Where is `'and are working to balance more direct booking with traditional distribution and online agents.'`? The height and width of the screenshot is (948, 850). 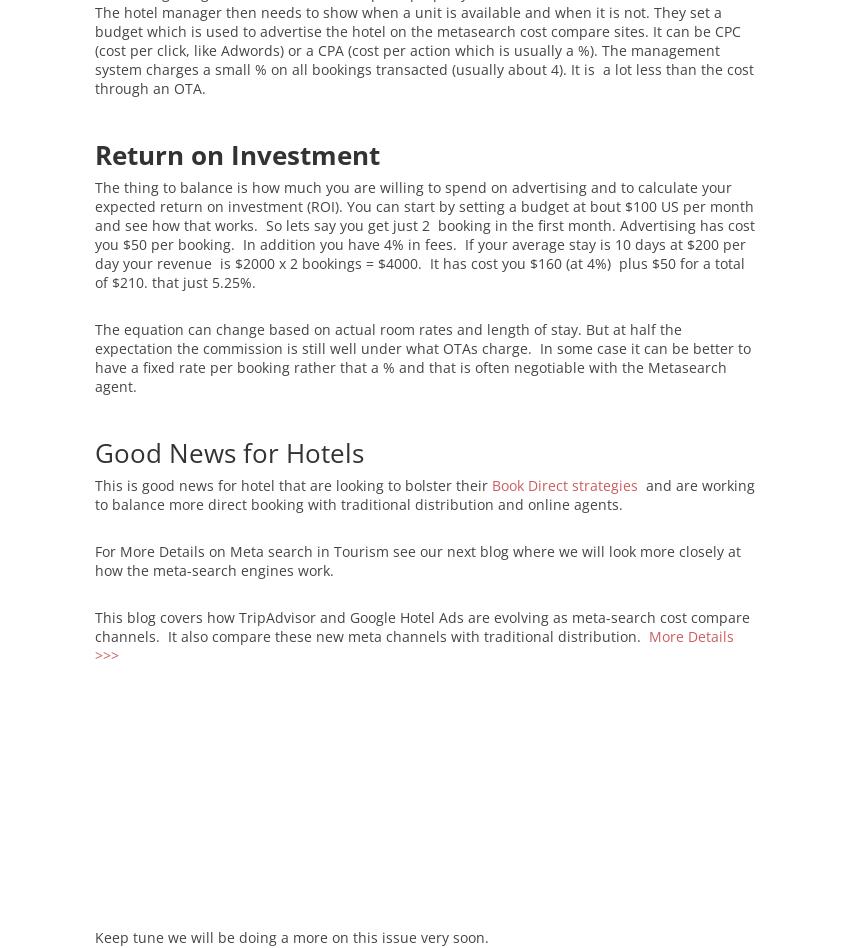 'and are working to balance more direct booking with traditional distribution and online agents.' is located at coordinates (425, 495).